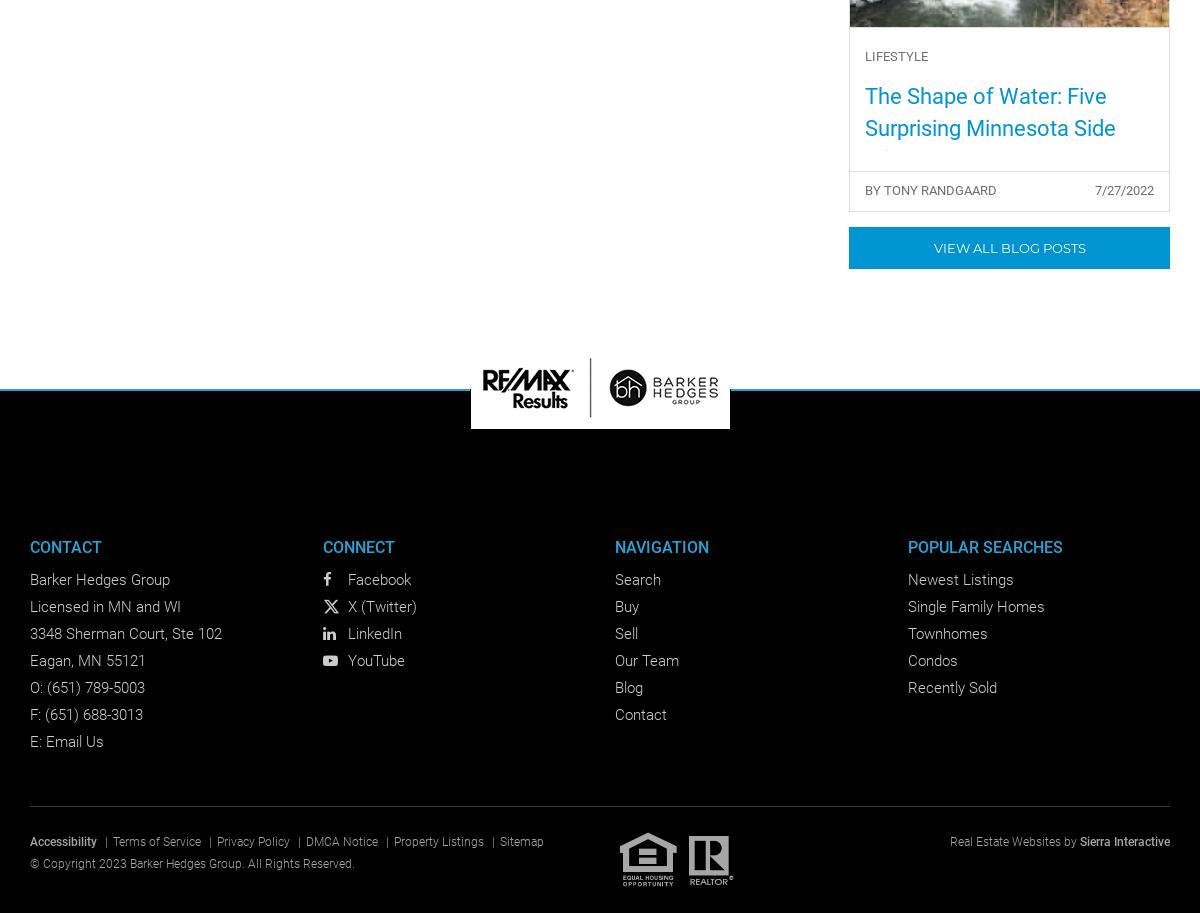 Image resolution: width=1200 pixels, height=913 pixels. What do you see at coordinates (341, 841) in the screenshot?
I see `'DMCA Notice'` at bounding box center [341, 841].